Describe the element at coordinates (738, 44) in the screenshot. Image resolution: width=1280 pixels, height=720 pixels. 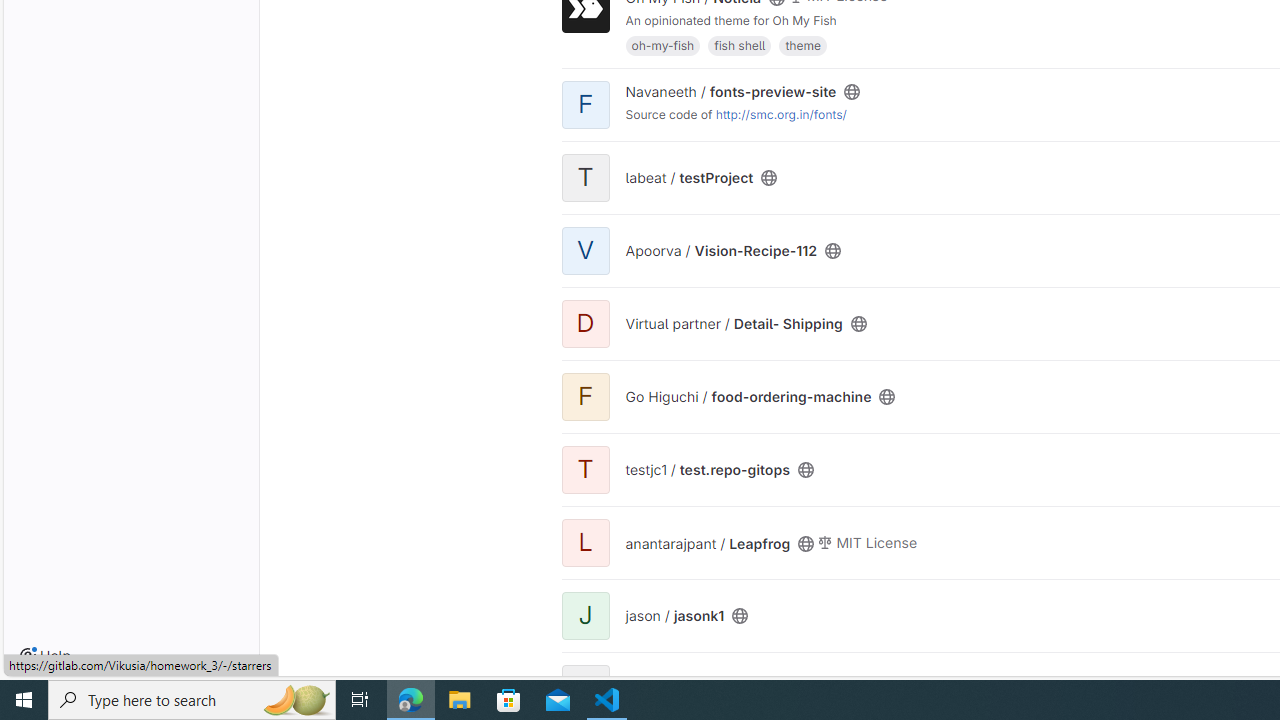
I see `'fish shell'` at that location.